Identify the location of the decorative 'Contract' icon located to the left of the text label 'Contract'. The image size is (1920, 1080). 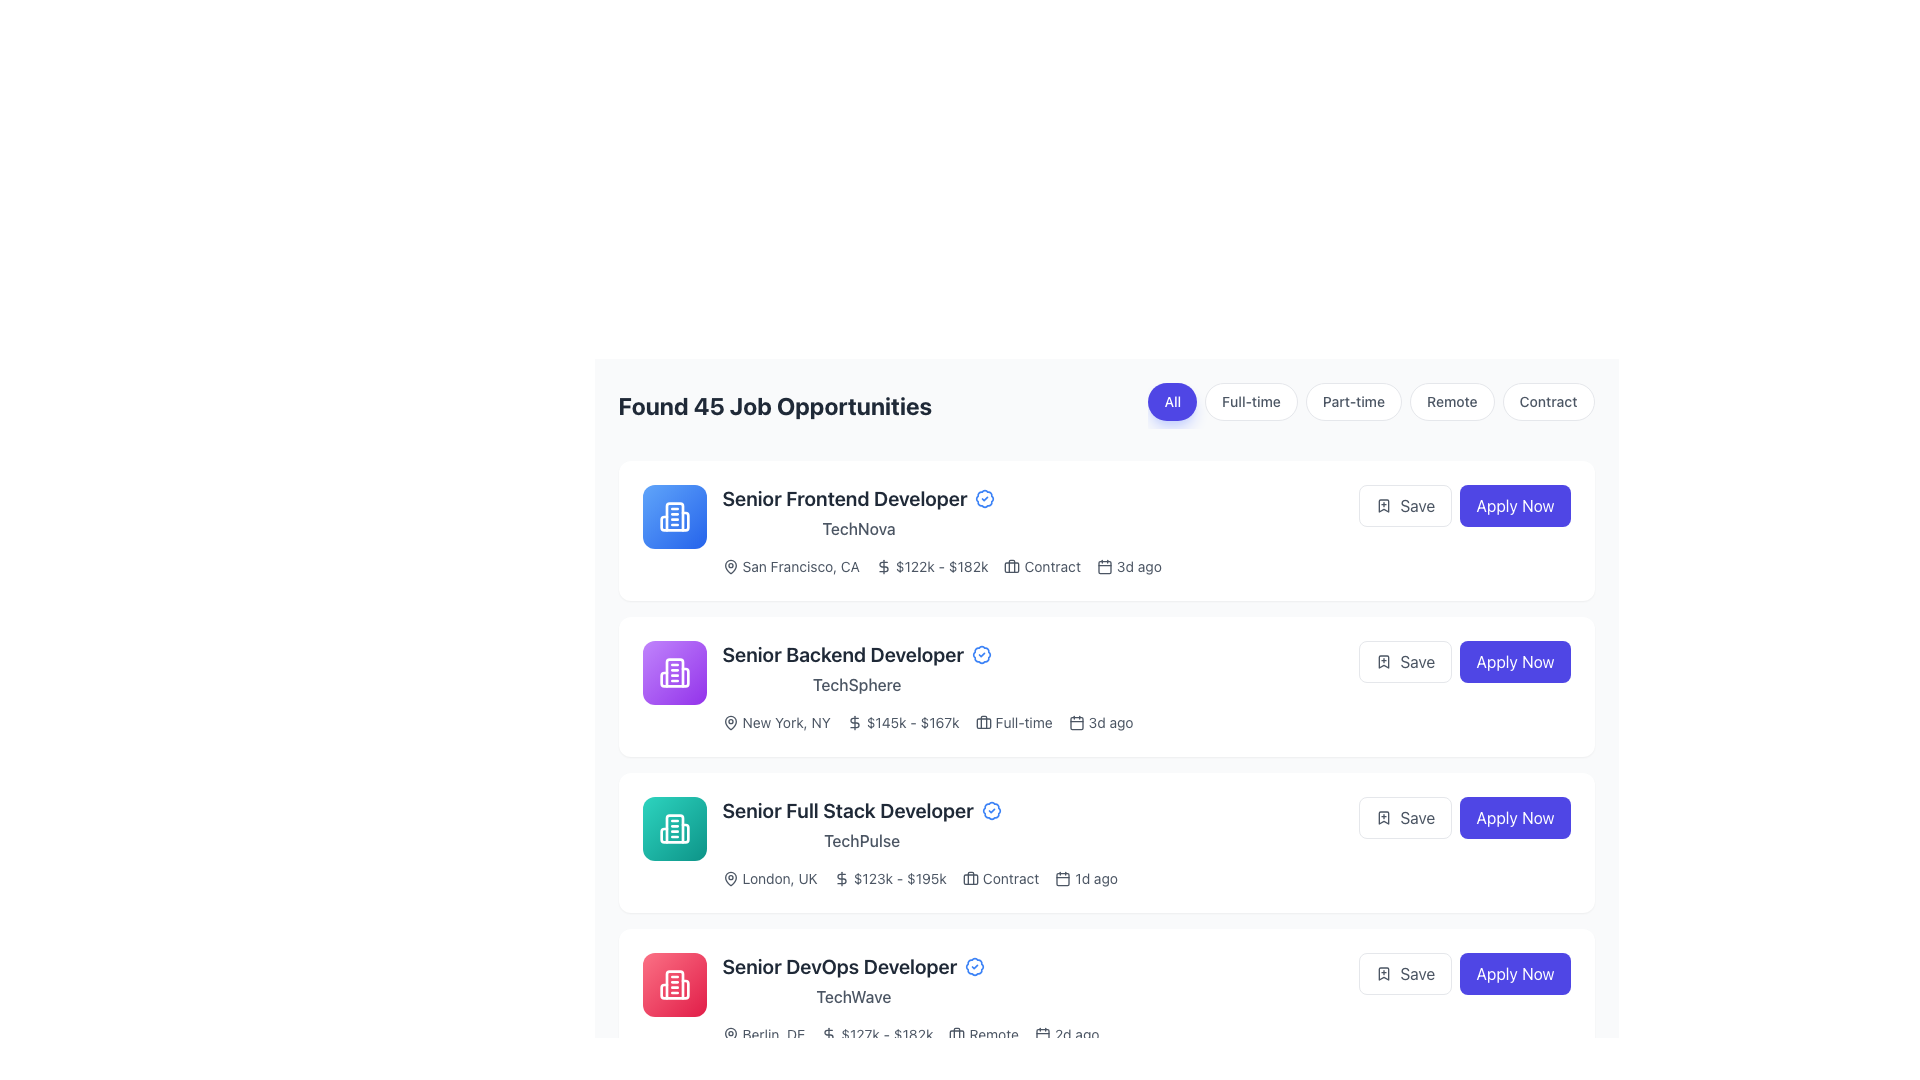
(970, 878).